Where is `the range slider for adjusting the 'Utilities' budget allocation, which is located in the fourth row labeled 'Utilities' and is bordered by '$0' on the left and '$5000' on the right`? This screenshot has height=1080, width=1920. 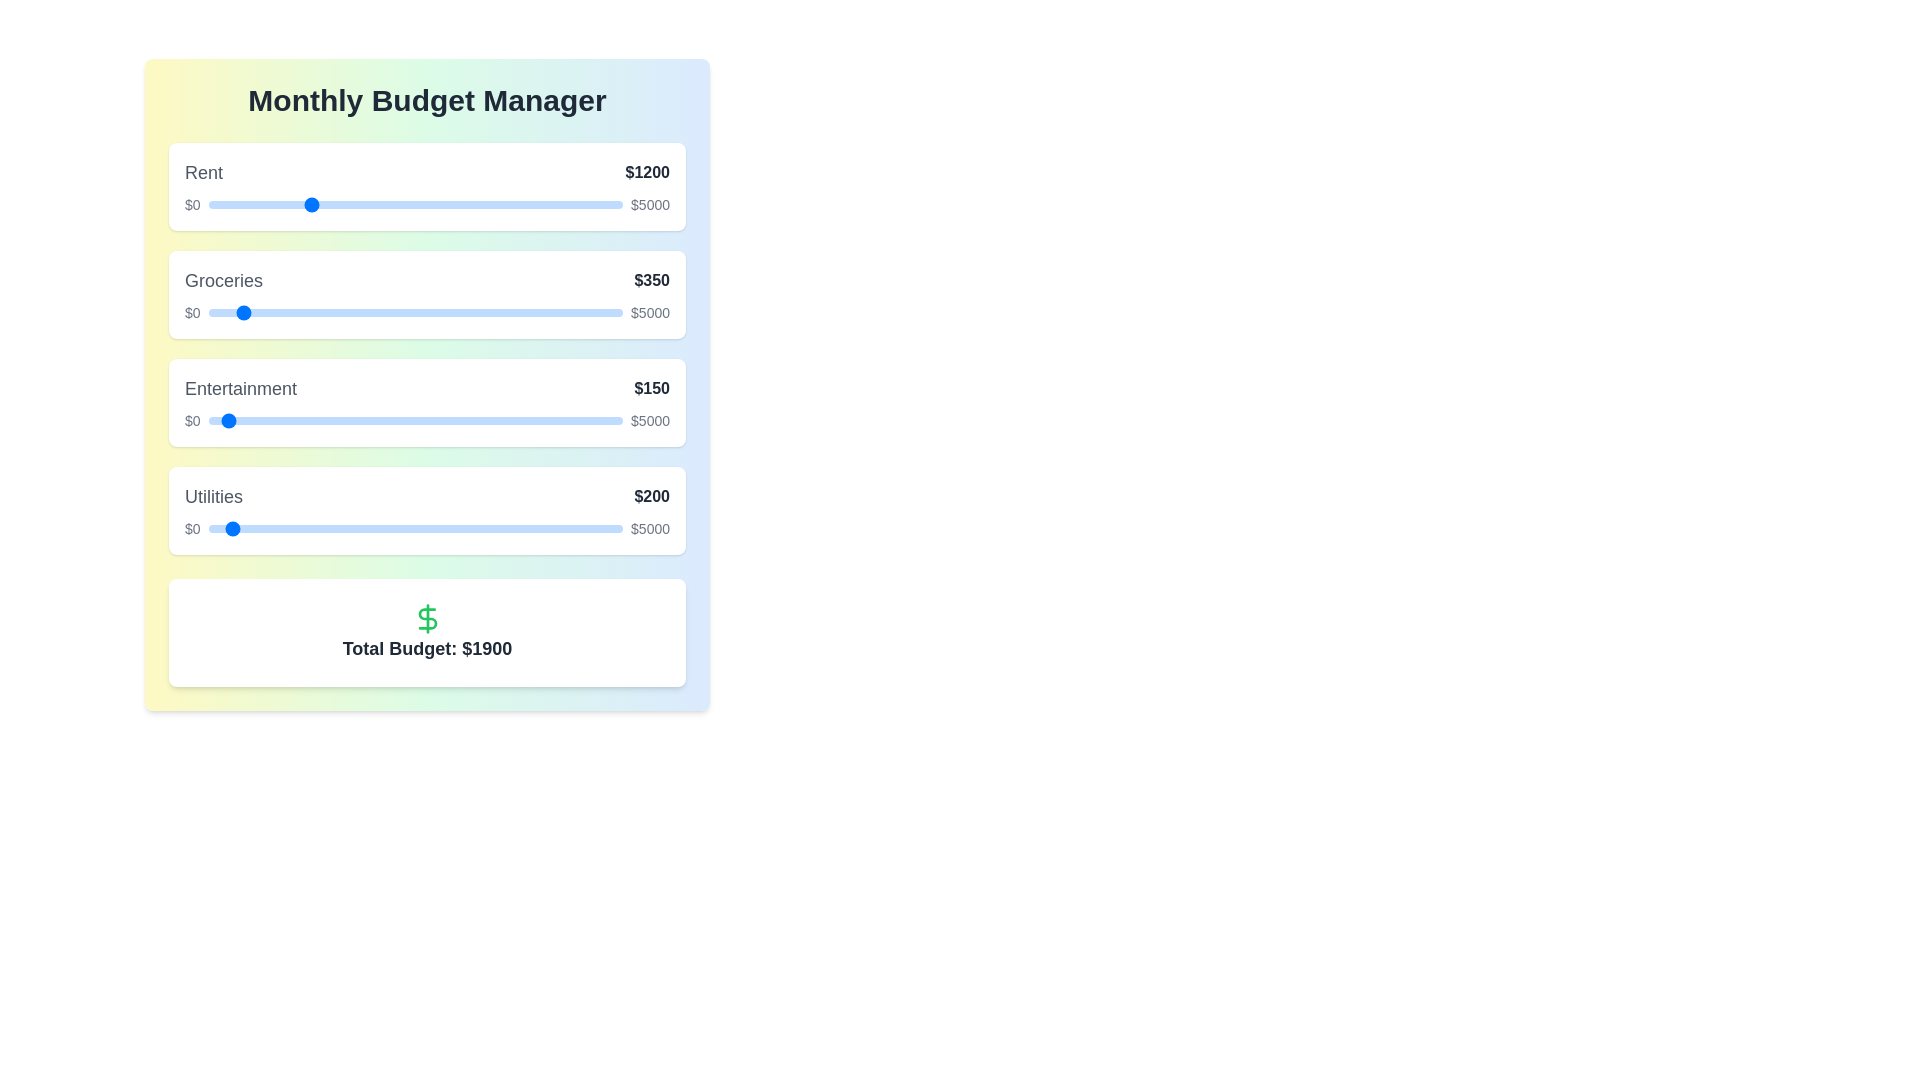 the range slider for adjusting the 'Utilities' budget allocation, which is located in the fourth row labeled 'Utilities' and is bordered by '$0' on the left and '$5000' on the right is located at coordinates (414, 527).